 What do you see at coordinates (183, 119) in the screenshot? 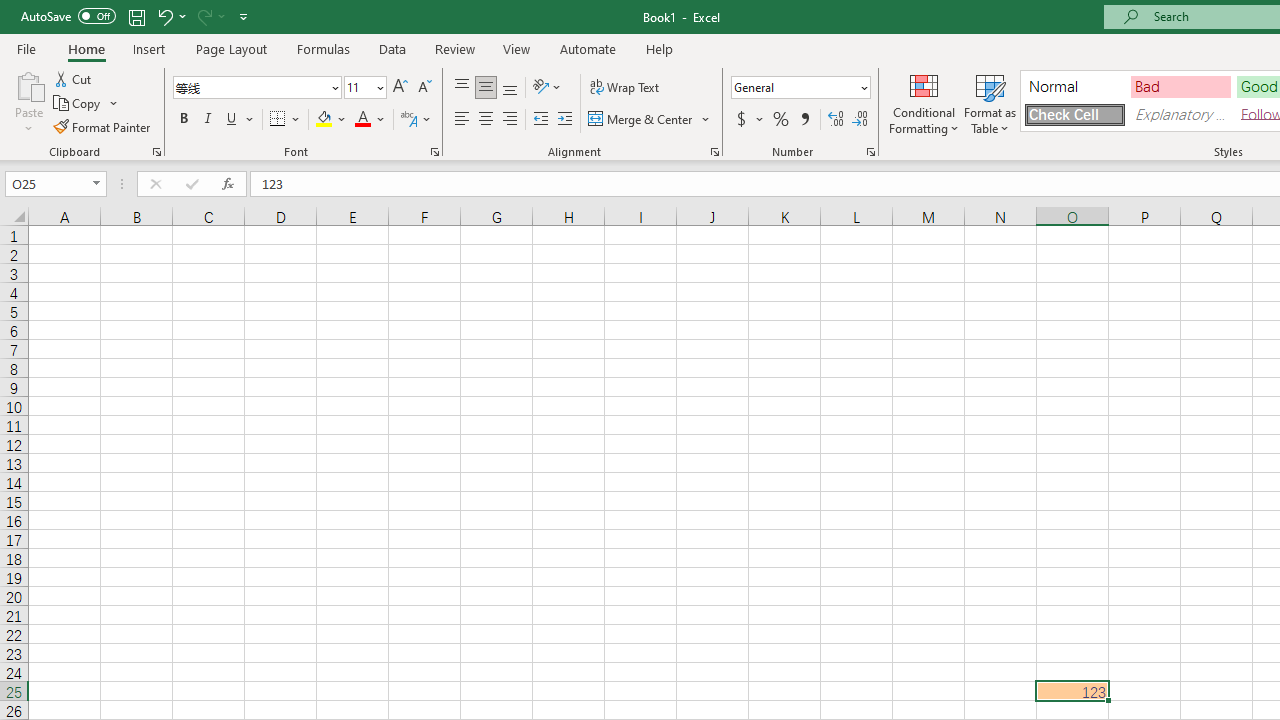
I see `'Bold'` at bounding box center [183, 119].